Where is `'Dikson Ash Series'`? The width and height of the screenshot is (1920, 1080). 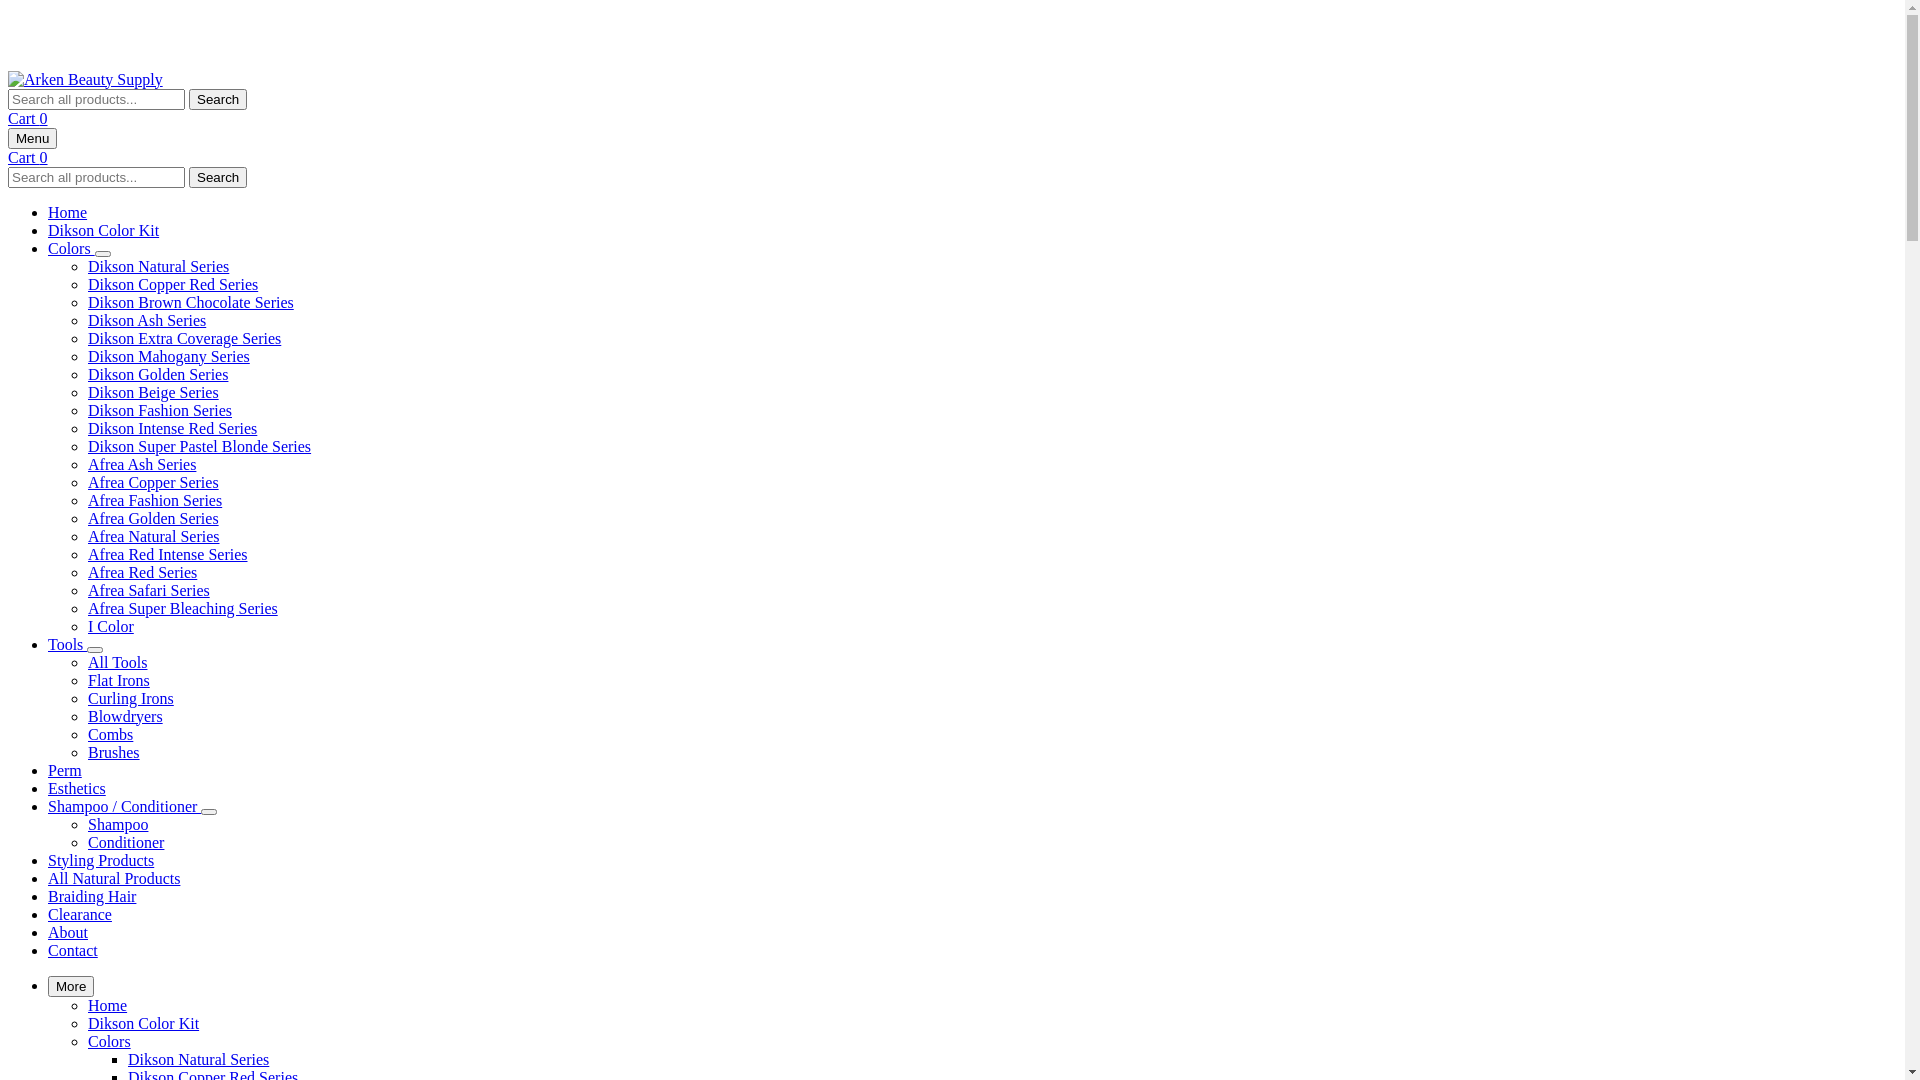
'Dikson Ash Series' is located at coordinates (146, 319).